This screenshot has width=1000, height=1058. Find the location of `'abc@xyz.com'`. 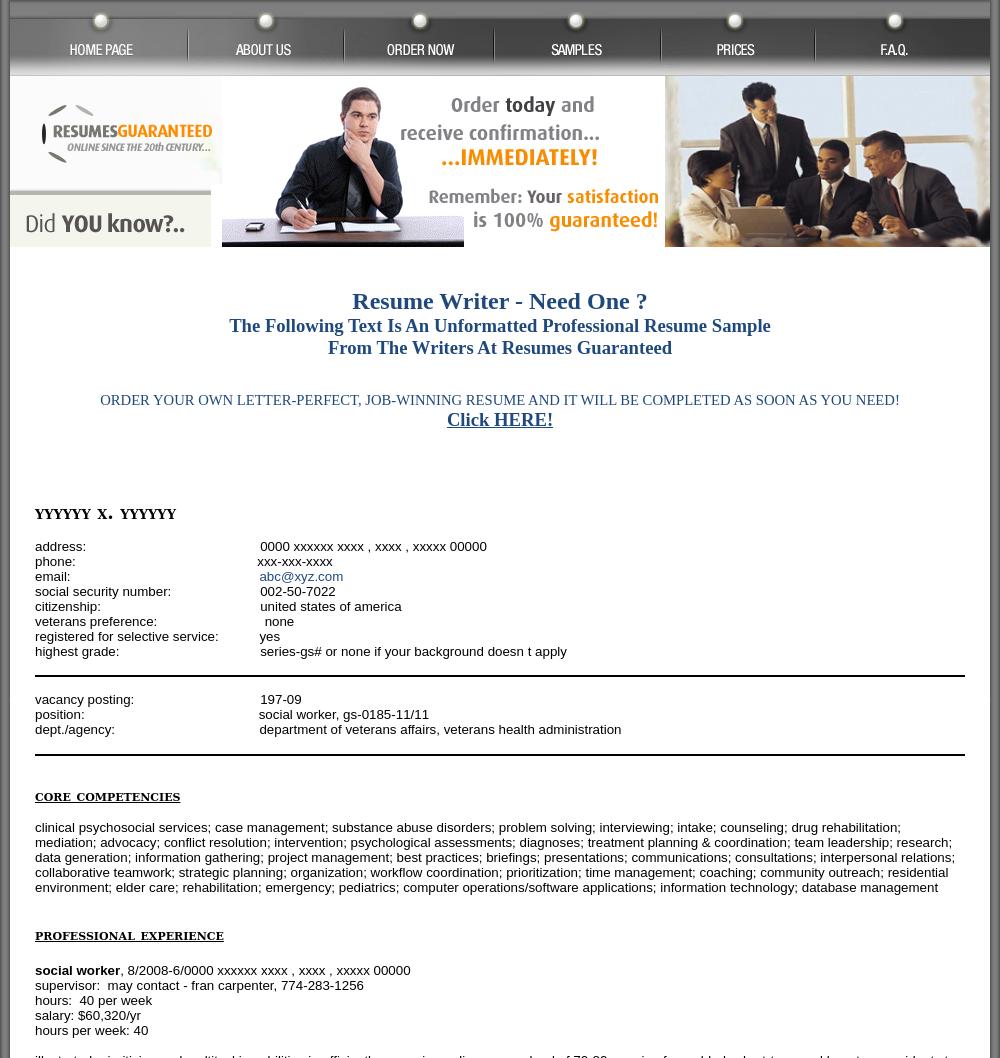

'abc@xyz.com' is located at coordinates (259, 576).